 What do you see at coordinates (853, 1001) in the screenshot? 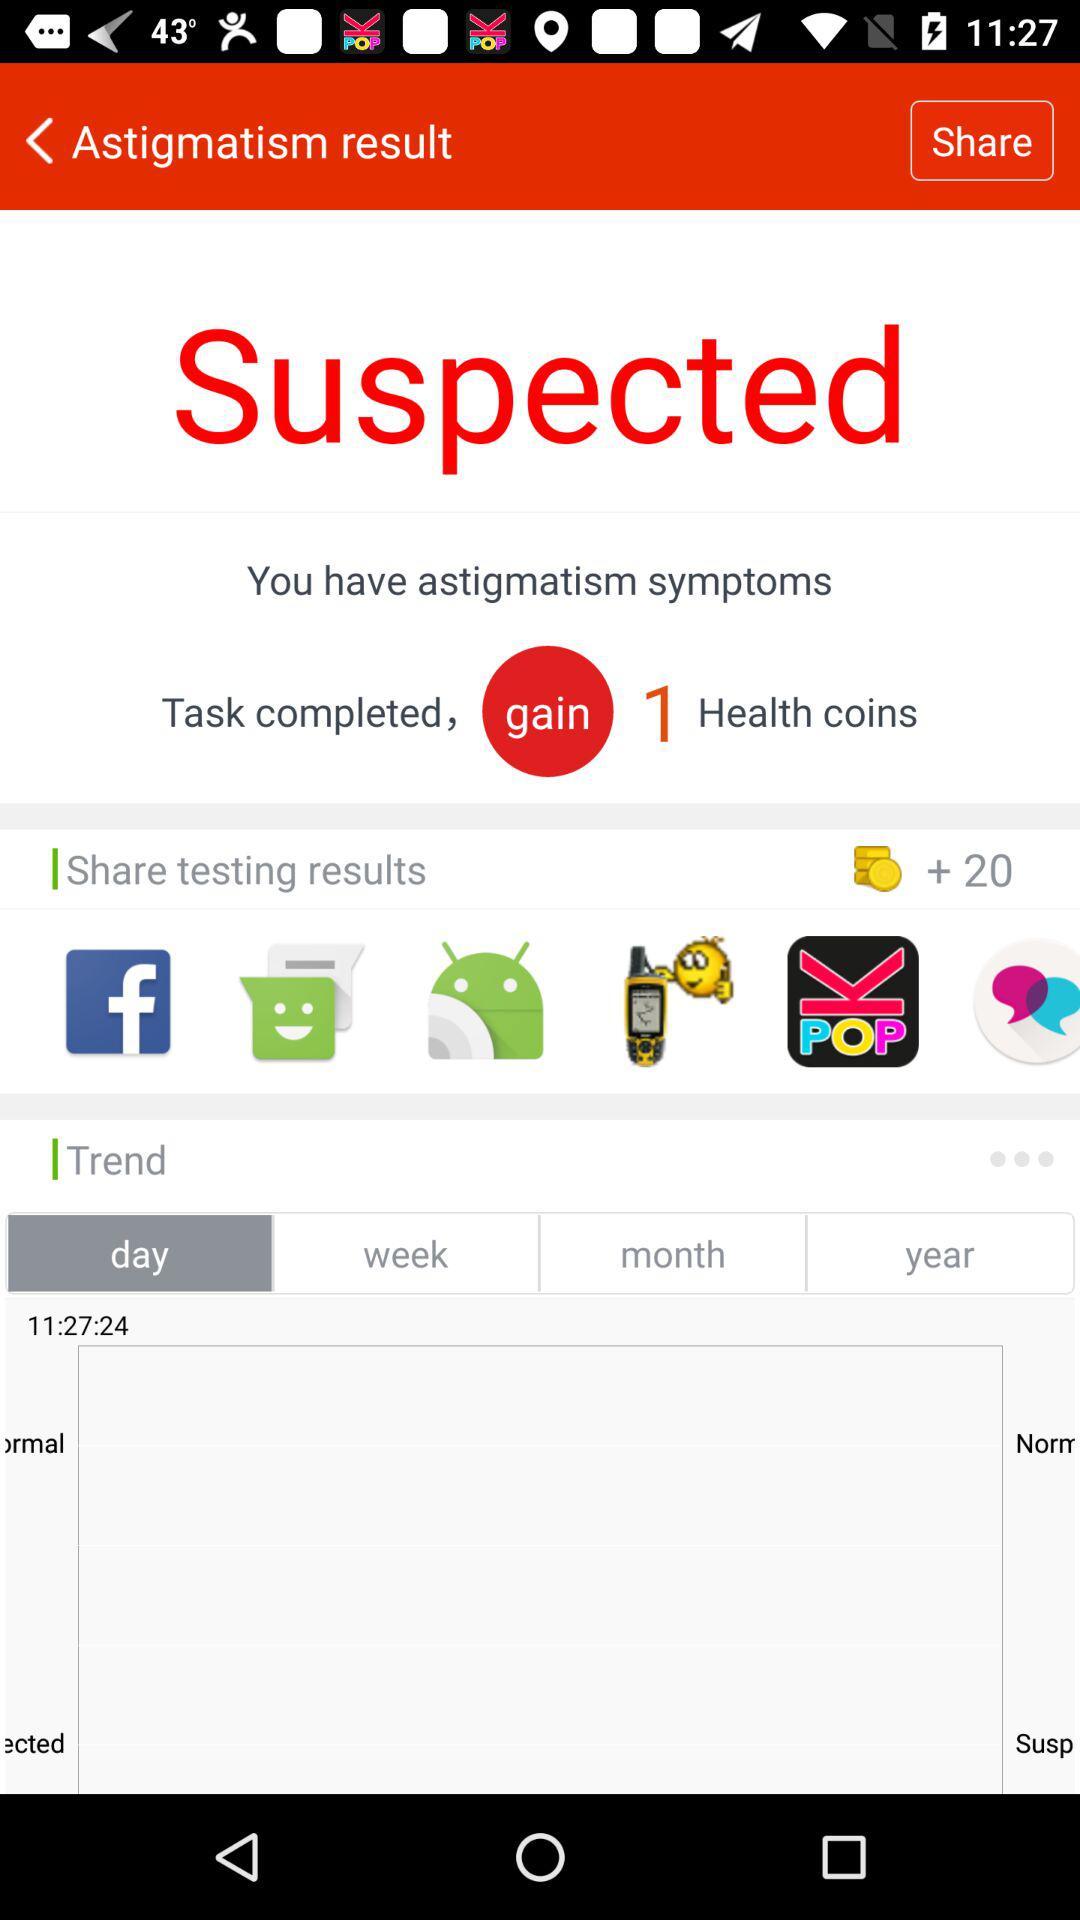
I see `open kpop app` at bounding box center [853, 1001].